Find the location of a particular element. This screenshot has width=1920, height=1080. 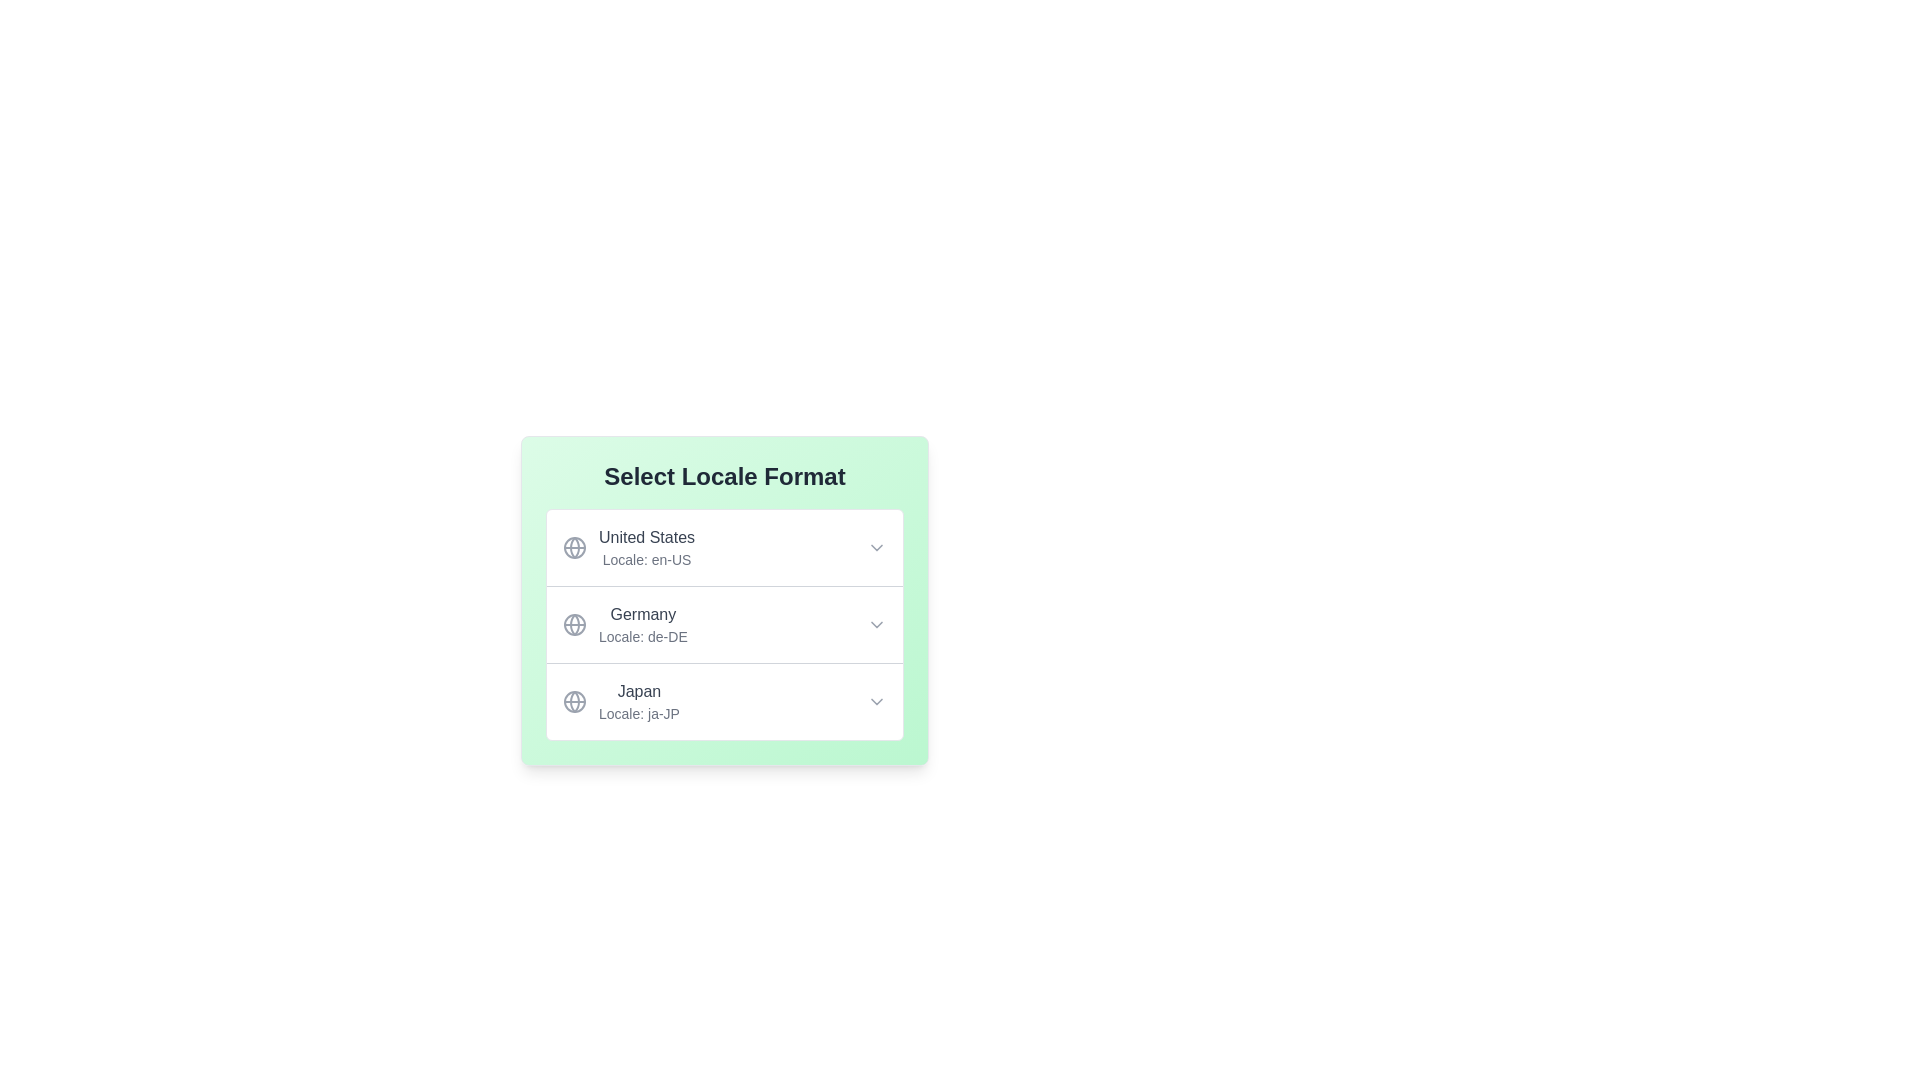

the selectable item in the locale selection list that represents the 'Japan' locale, which is the third item in the list is located at coordinates (638, 701).